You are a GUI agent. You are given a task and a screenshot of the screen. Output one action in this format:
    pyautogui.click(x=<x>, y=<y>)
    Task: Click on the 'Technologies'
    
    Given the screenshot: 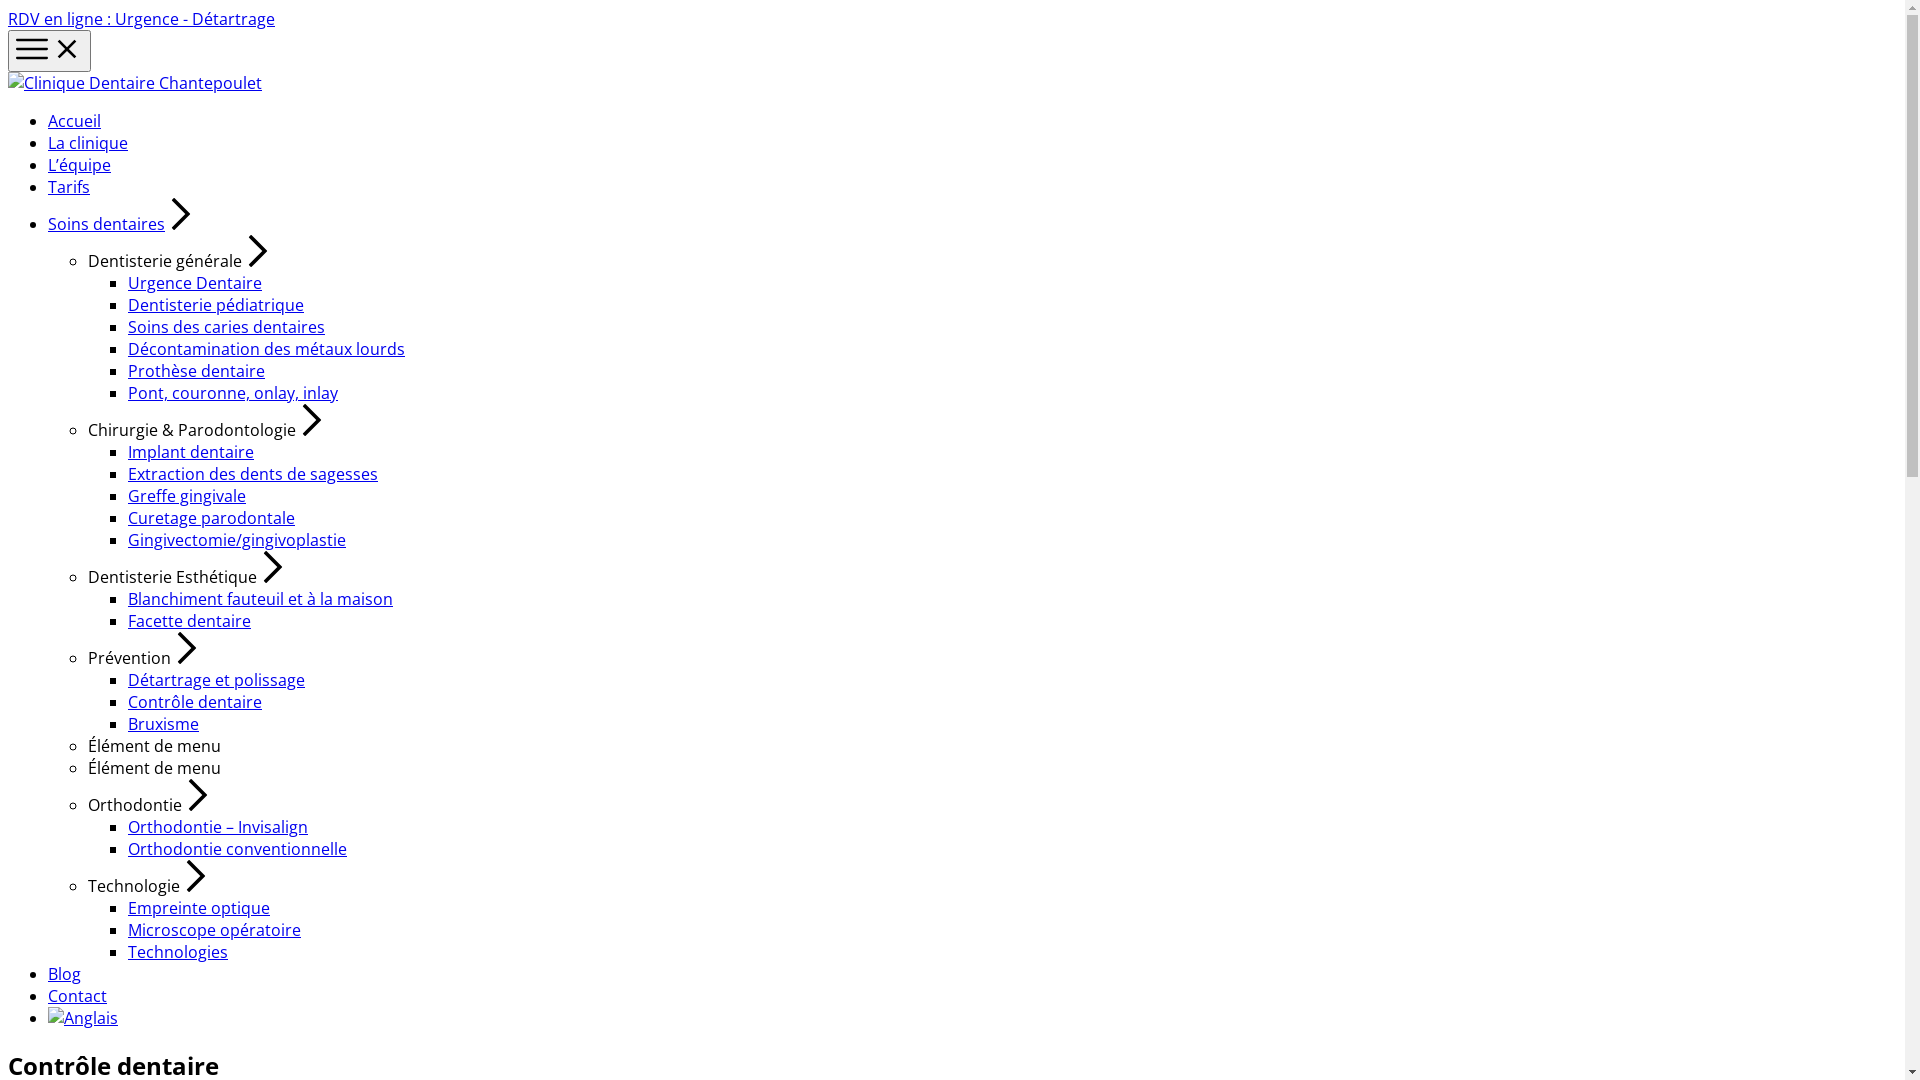 What is the action you would take?
    pyautogui.click(x=177, y=951)
    